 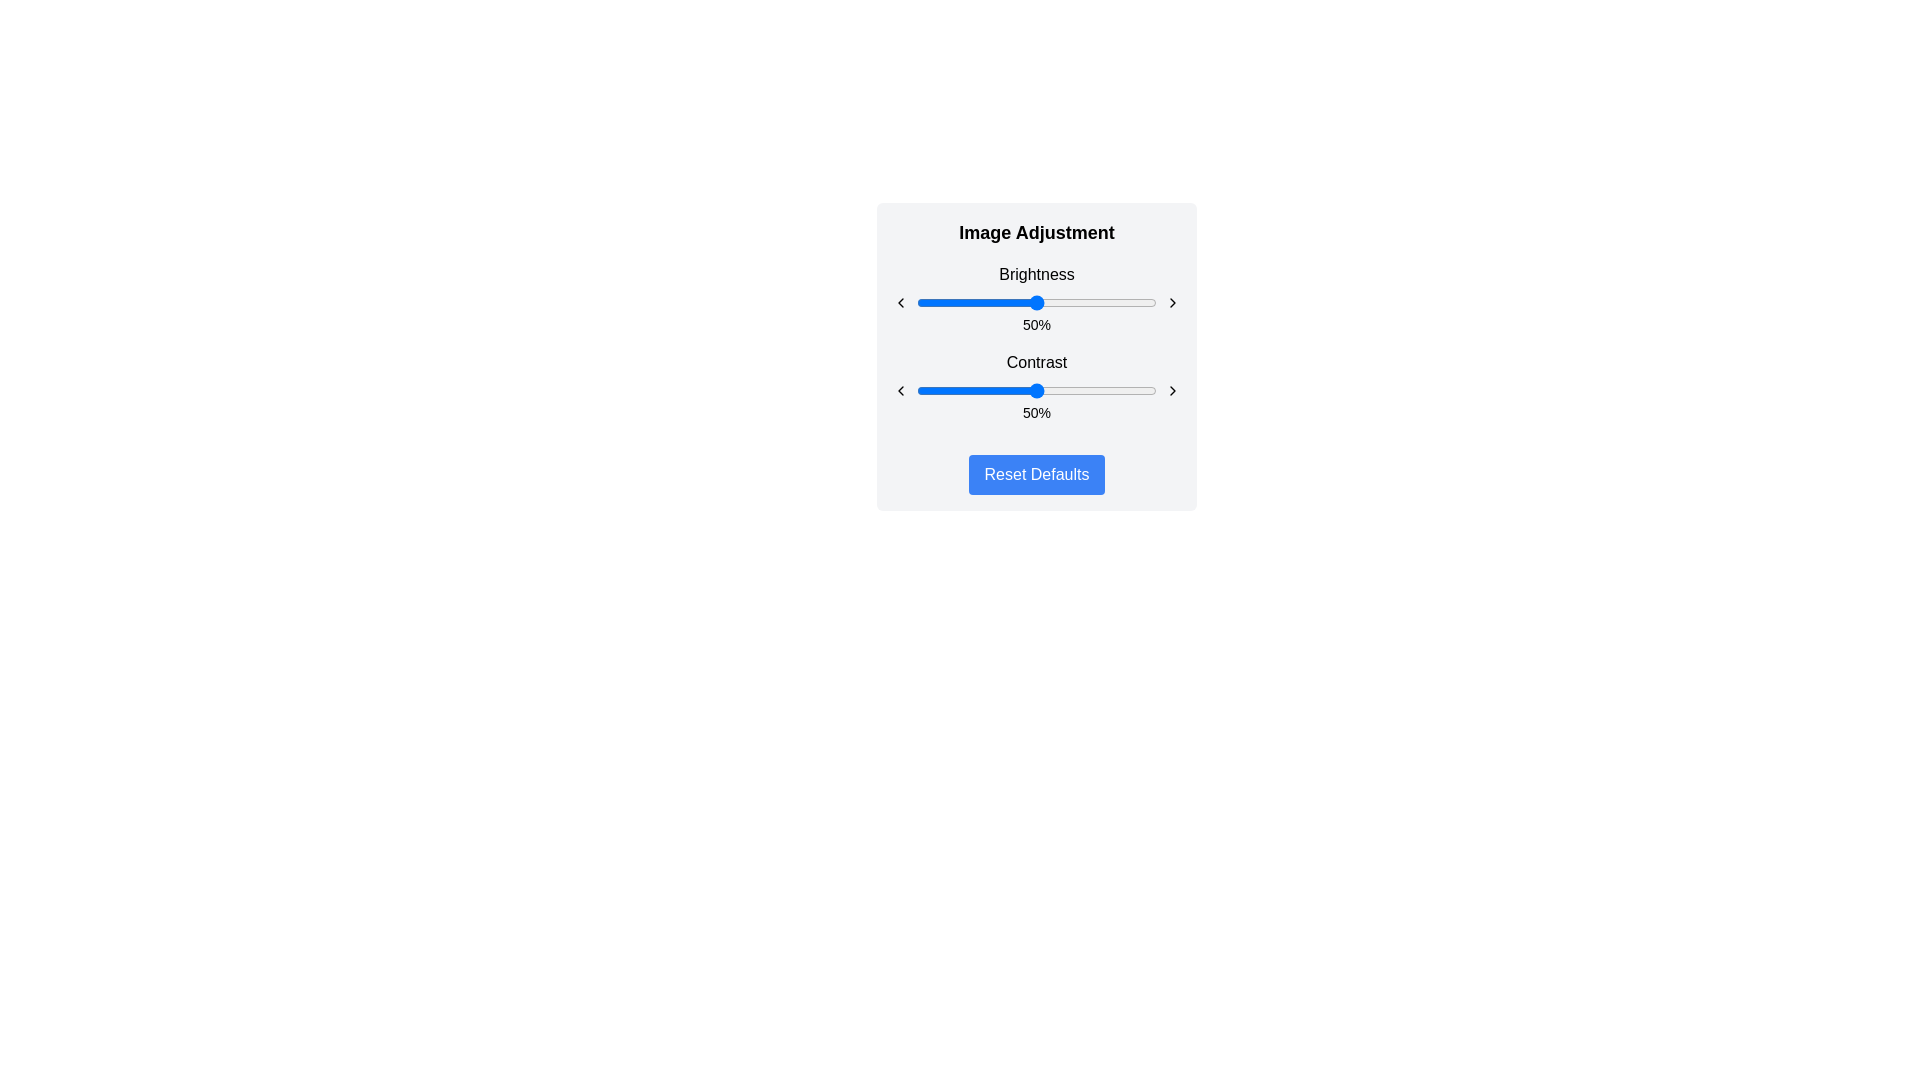 What do you see at coordinates (1152, 390) in the screenshot?
I see `contrast` at bounding box center [1152, 390].